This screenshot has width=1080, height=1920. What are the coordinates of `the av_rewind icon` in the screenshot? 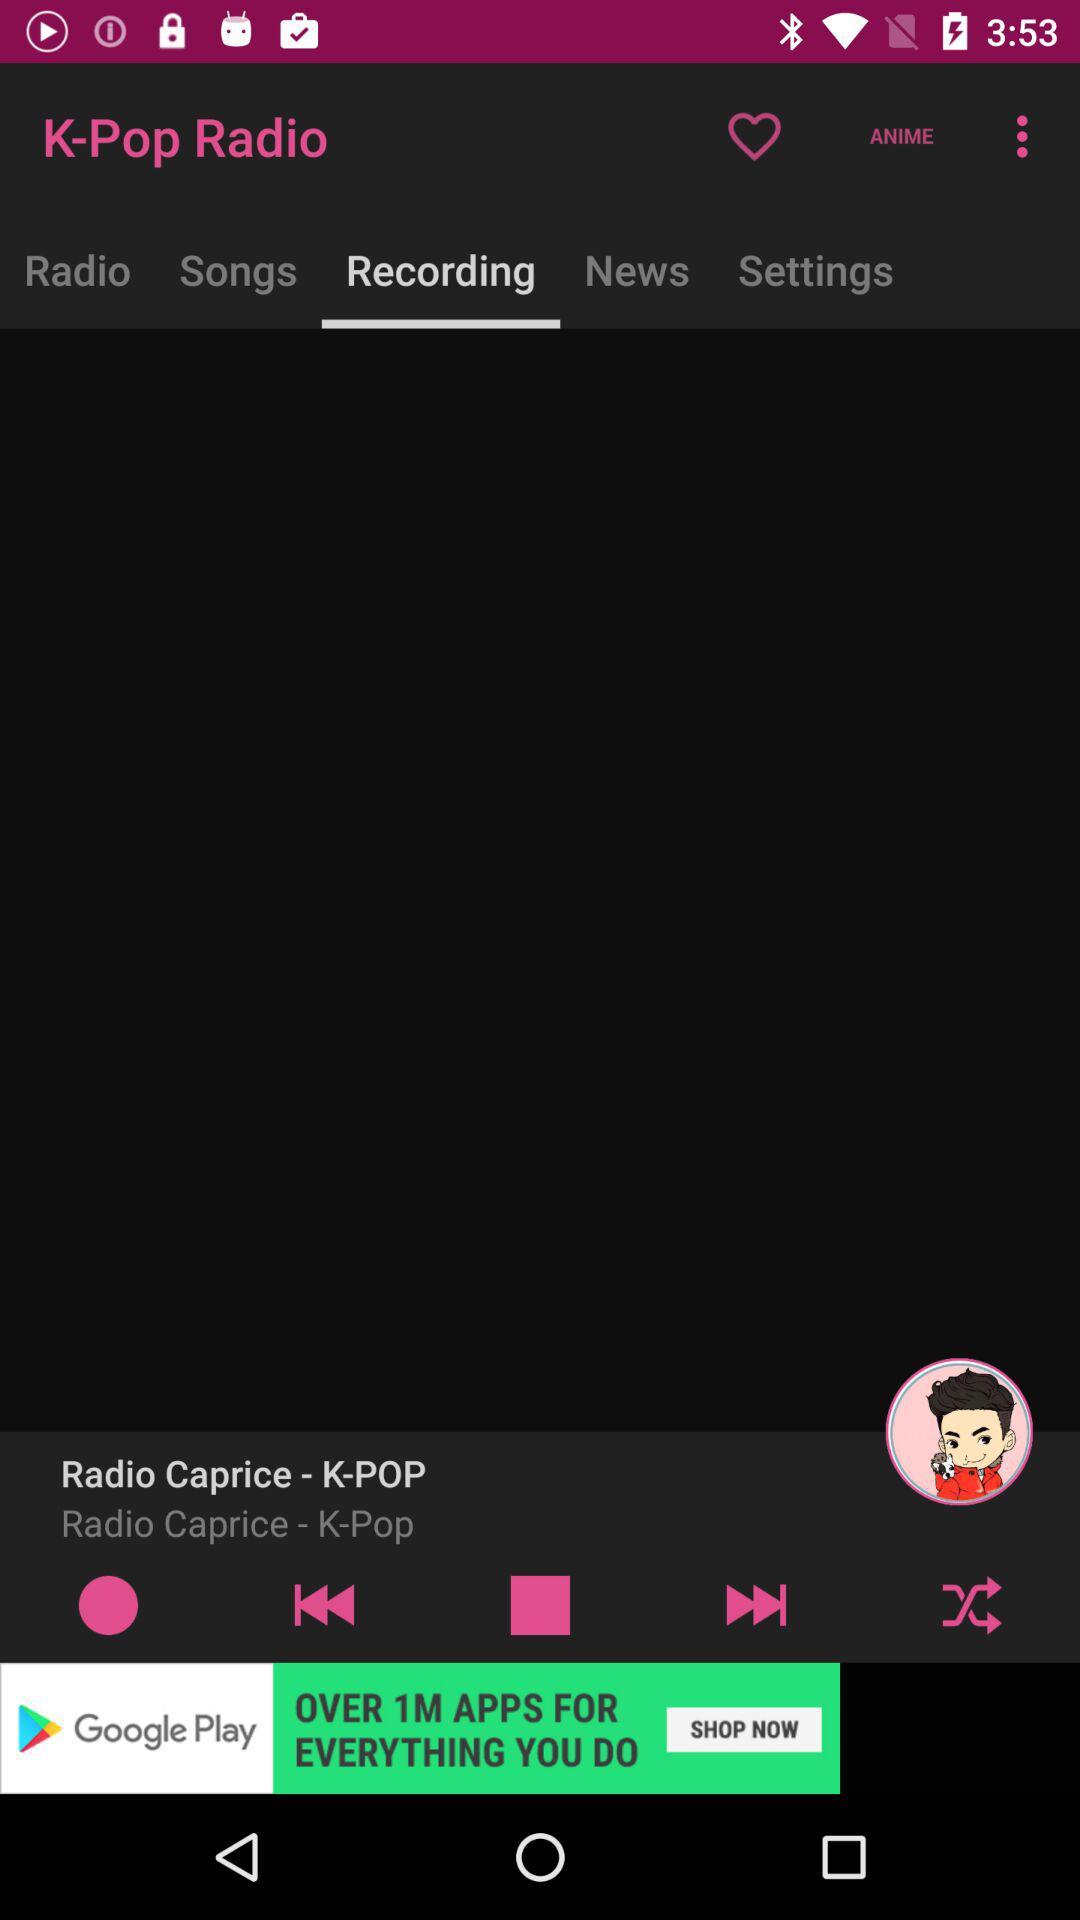 It's located at (323, 1604).